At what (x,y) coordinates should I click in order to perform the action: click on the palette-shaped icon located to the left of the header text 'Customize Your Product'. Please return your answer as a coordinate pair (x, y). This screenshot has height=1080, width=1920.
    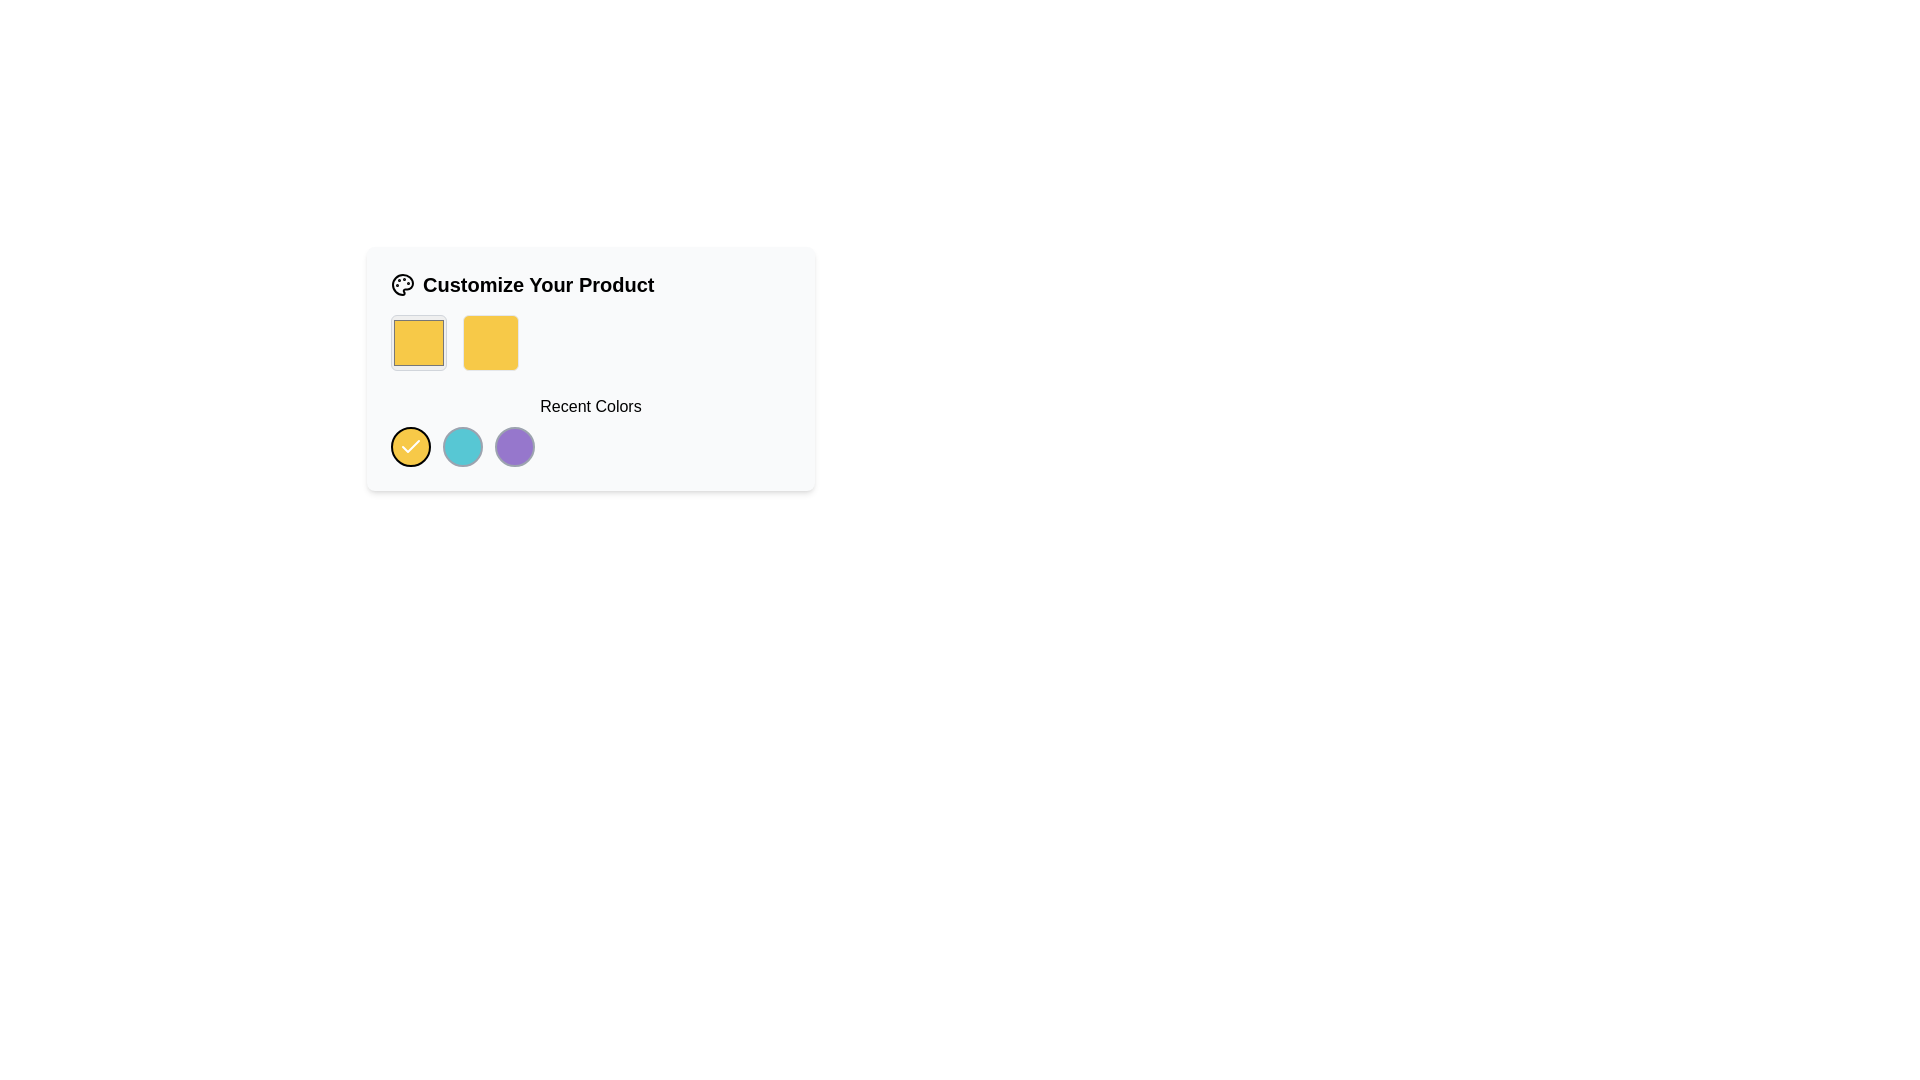
    Looking at the image, I should click on (402, 285).